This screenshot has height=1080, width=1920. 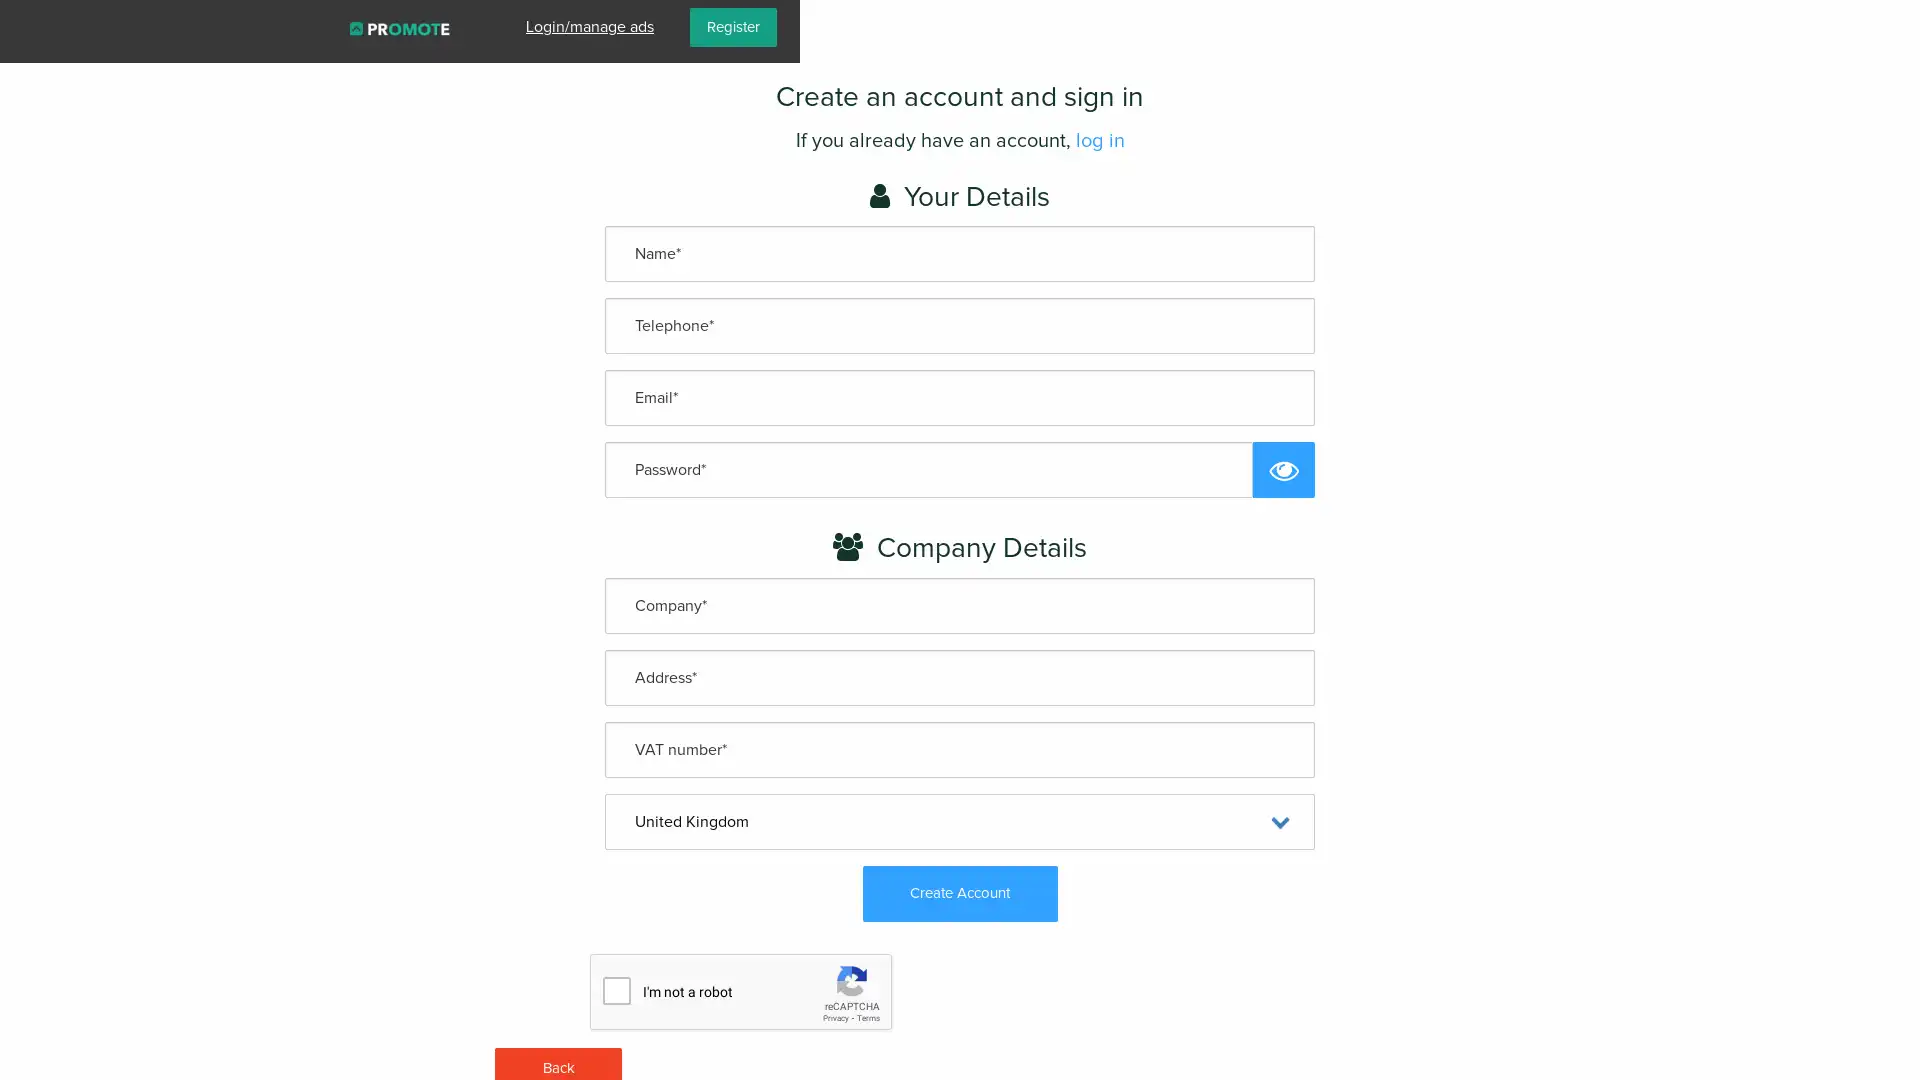 What do you see at coordinates (958, 892) in the screenshot?
I see `Create Account` at bounding box center [958, 892].